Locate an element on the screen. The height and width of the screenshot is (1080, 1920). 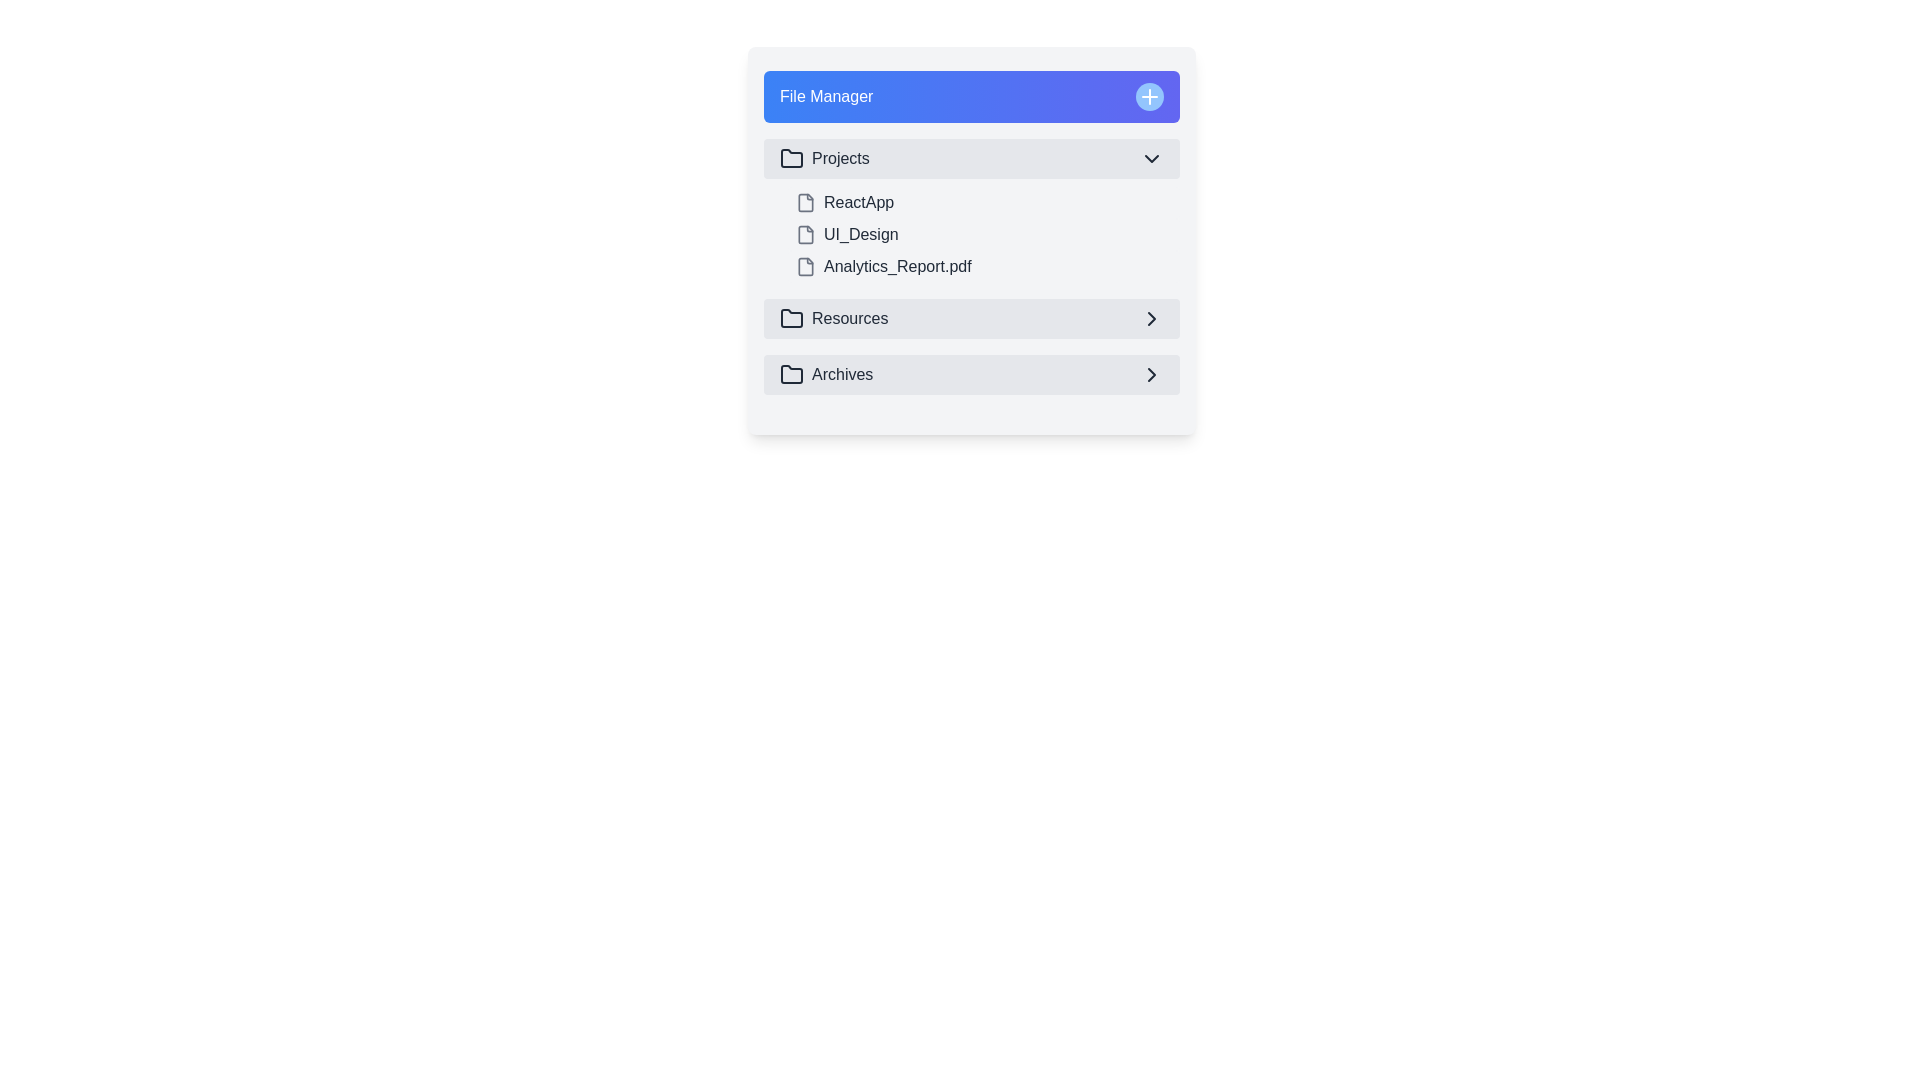
the text label representing the file entry 'Analytics_Report.pdf' is located at coordinates (896, 265).